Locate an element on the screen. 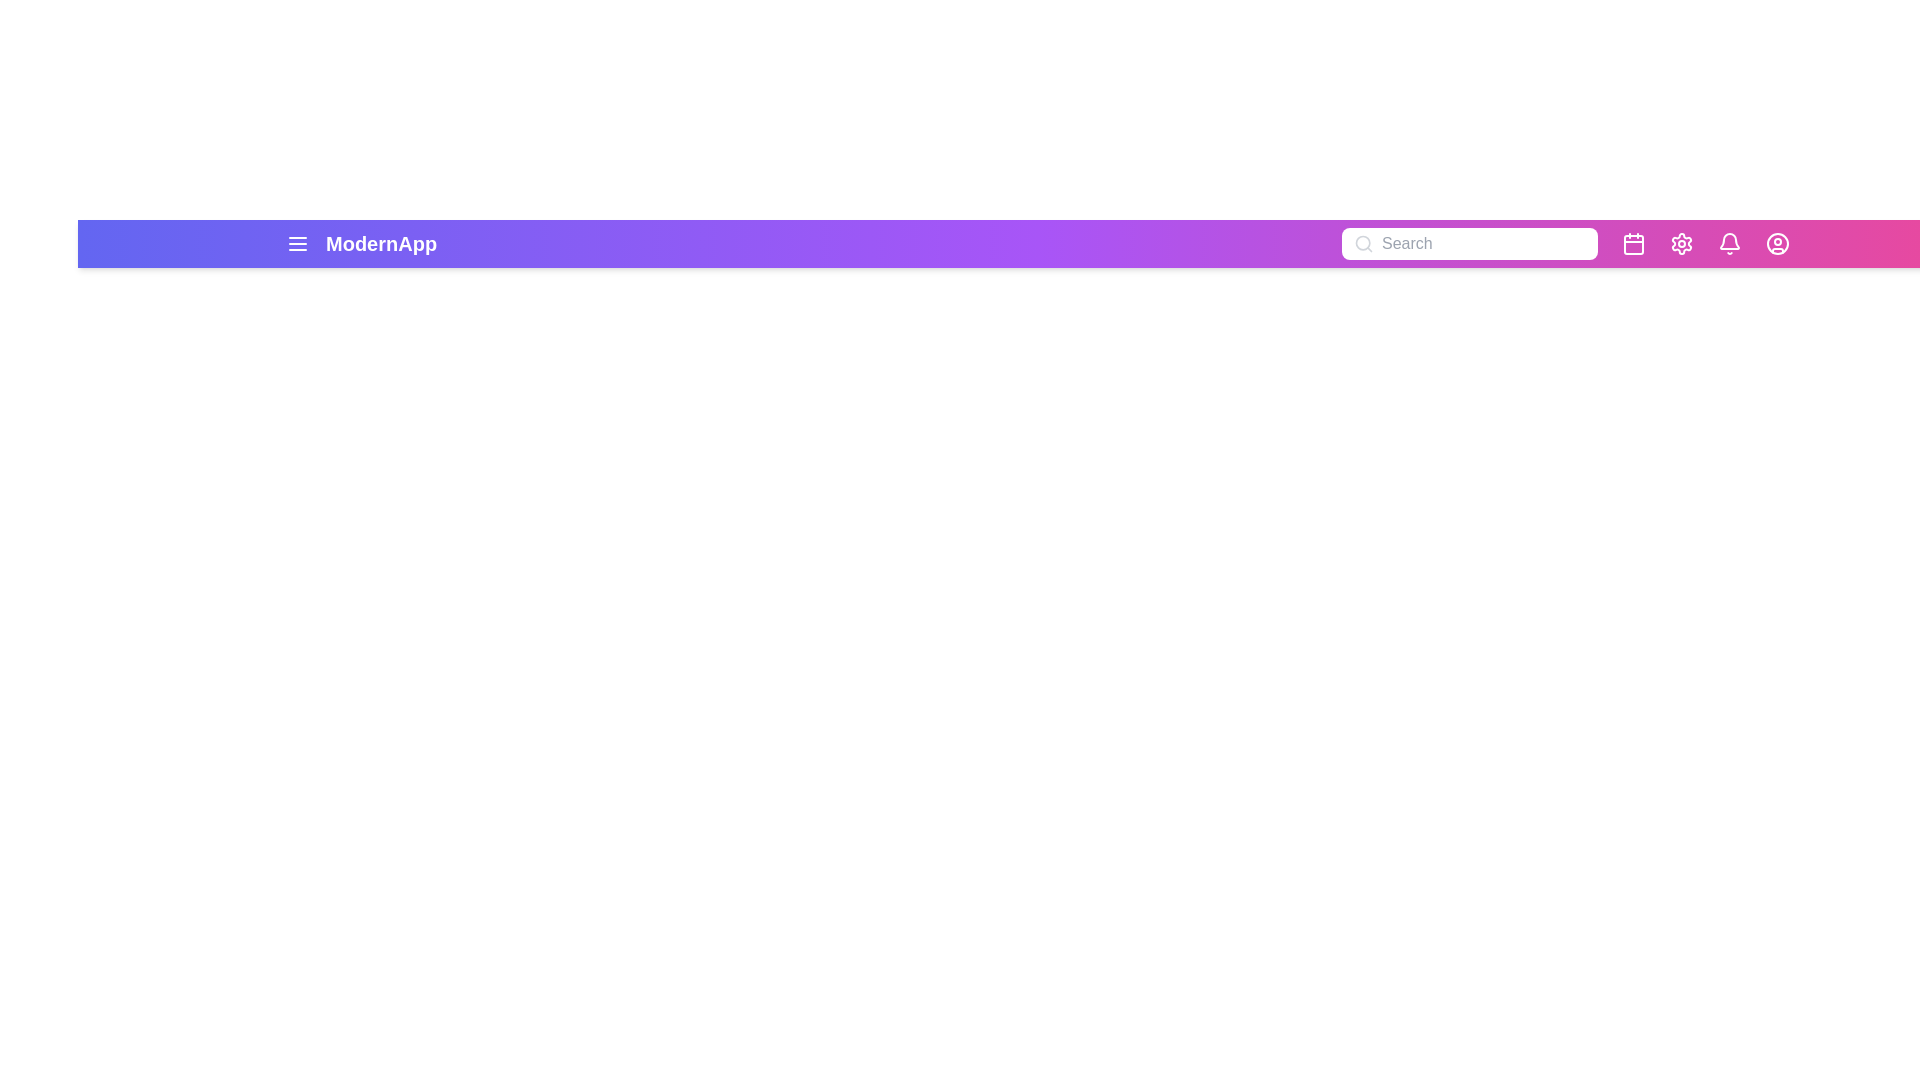 The height and width of the screenshot is (1080, 1920). the bell icon in the navigation bar is located at coordinates (1728, 242).